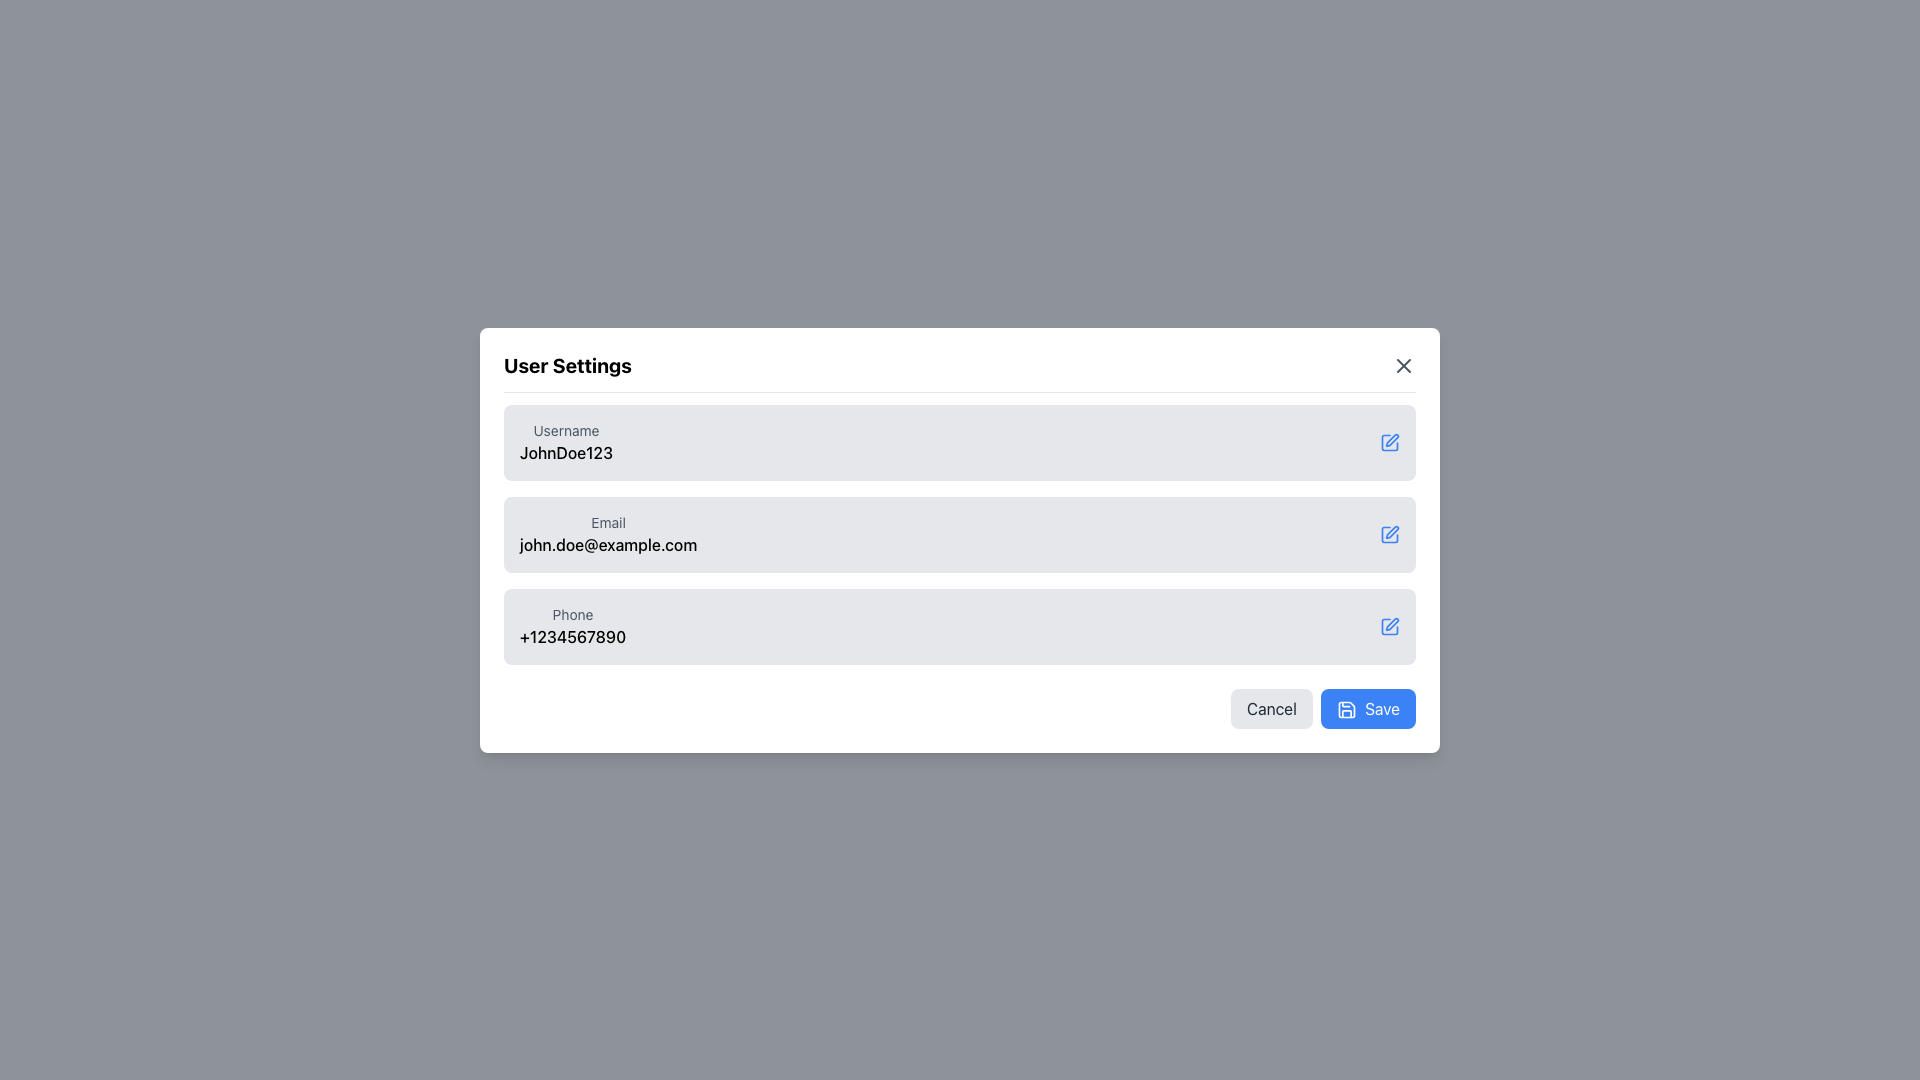 The height and width of the screenshot is (1080, 1920). What do you see at coordinates (1389, 624) in the screenshot?
I see `the edit button located to the right of the phone number field` at bounding box center [1389, 624].